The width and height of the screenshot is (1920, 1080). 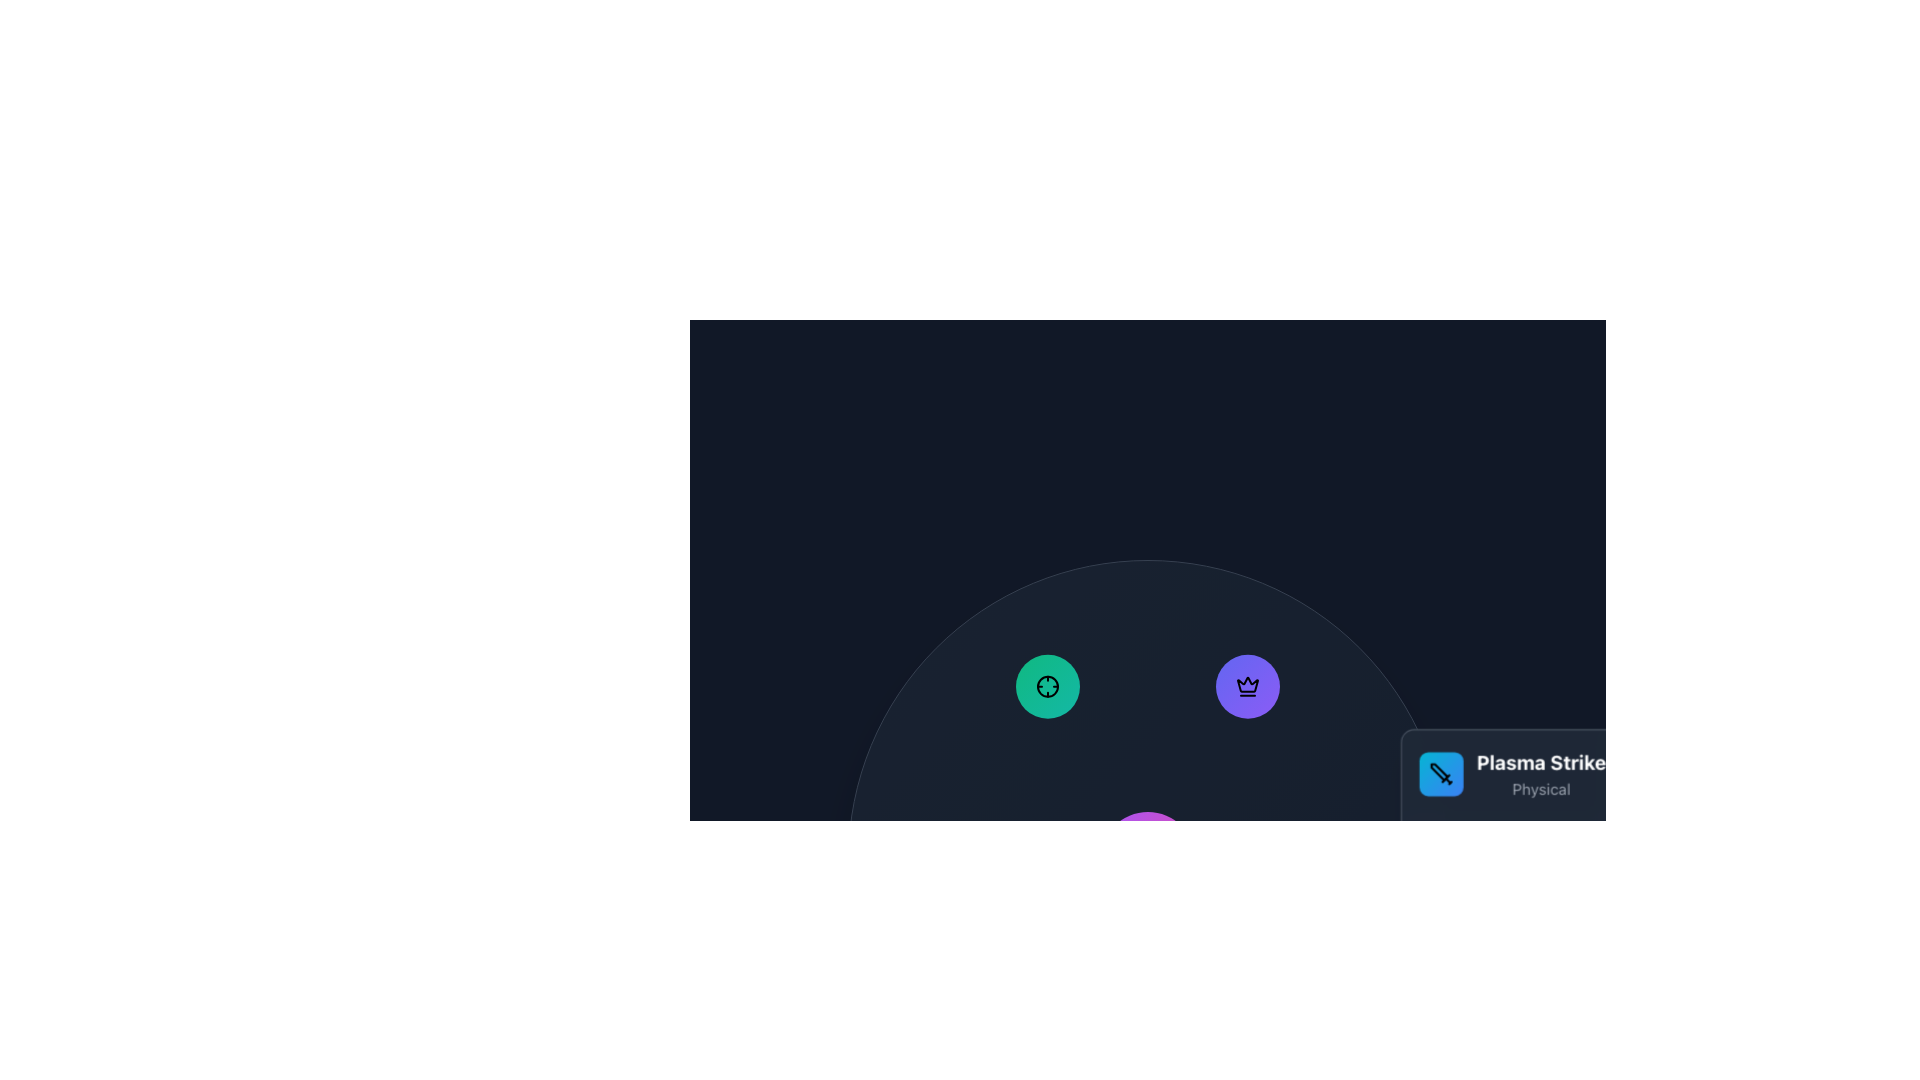 What do you see at coordinates (1540, 763) in the screenshot?
I see `the static text label that displays 'Plasma Strike', which is styled in bold, large white font against a dark background` at bounding box center [1540, 763].